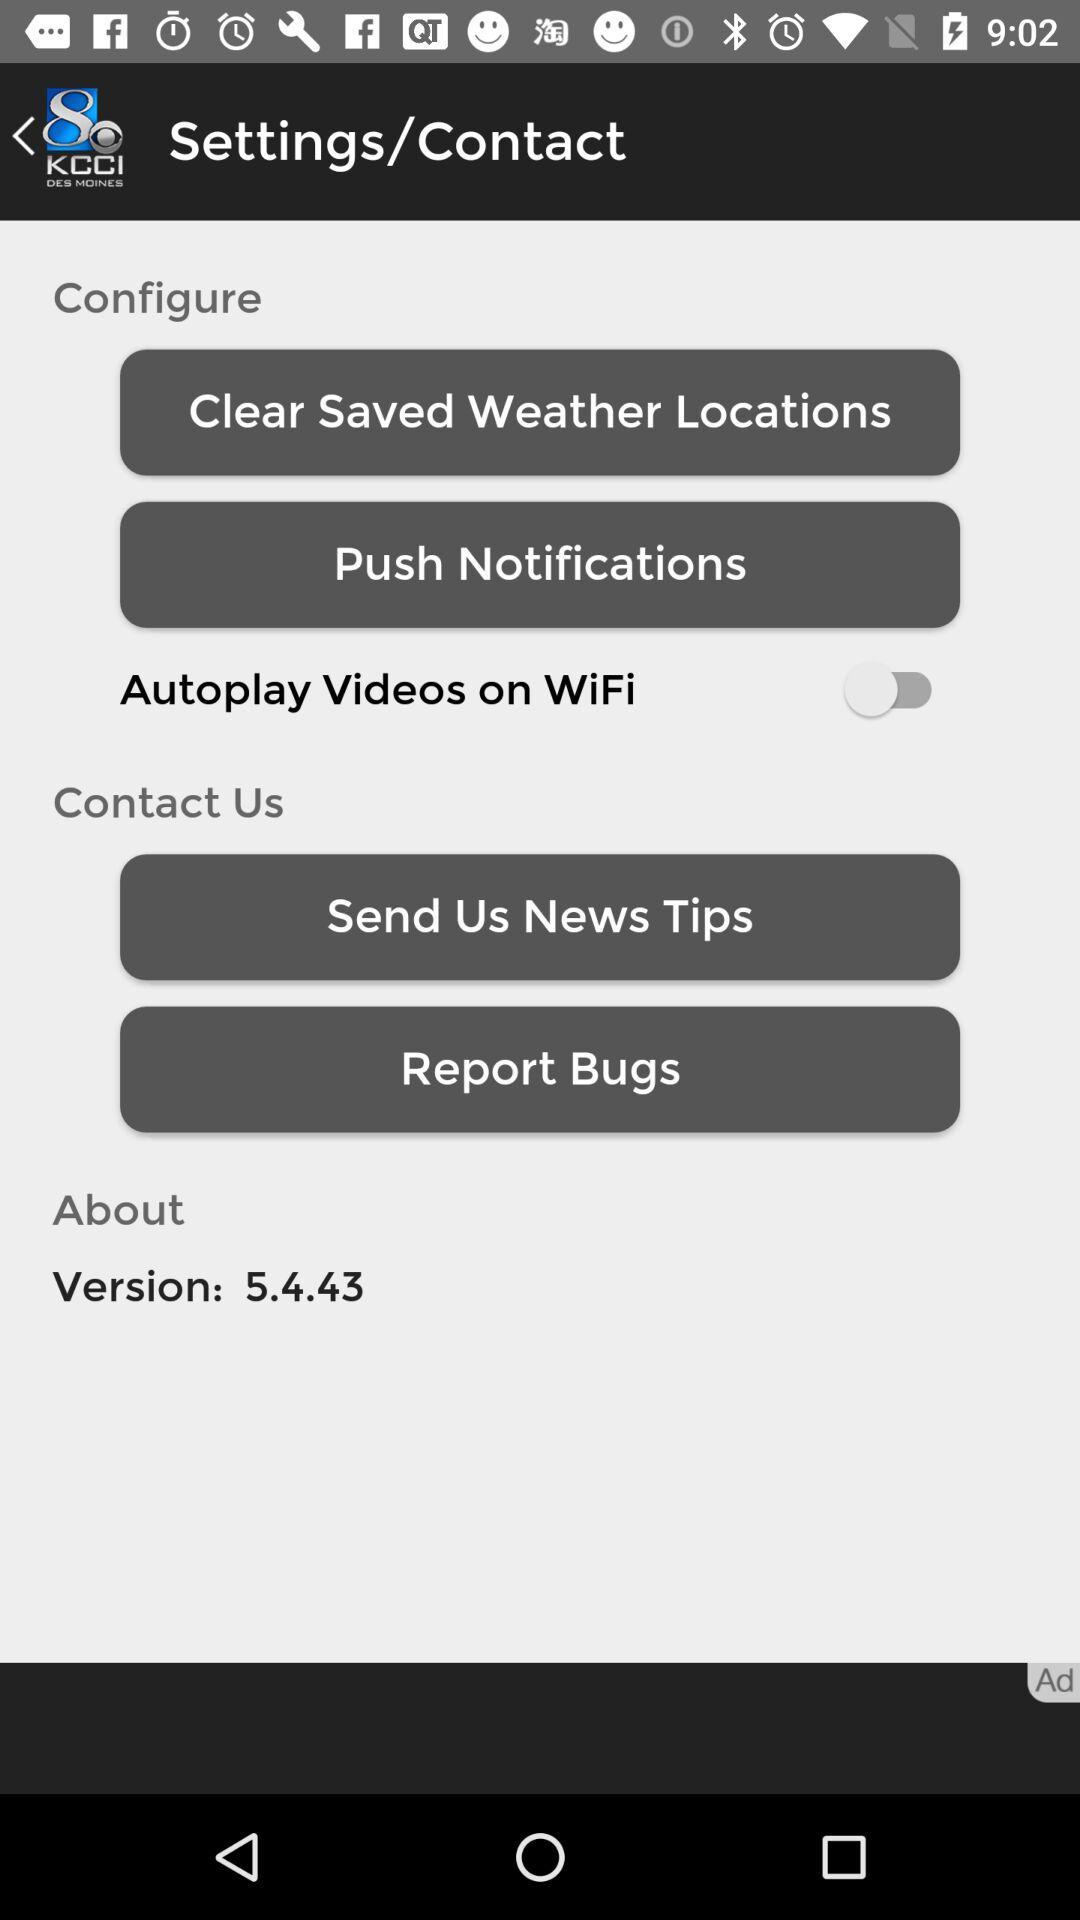 The image size is (1080, 1920). What do you see at coordinates (540, 563) in the screenshot?
I see `push notifications` at bounding box center [540, 563].